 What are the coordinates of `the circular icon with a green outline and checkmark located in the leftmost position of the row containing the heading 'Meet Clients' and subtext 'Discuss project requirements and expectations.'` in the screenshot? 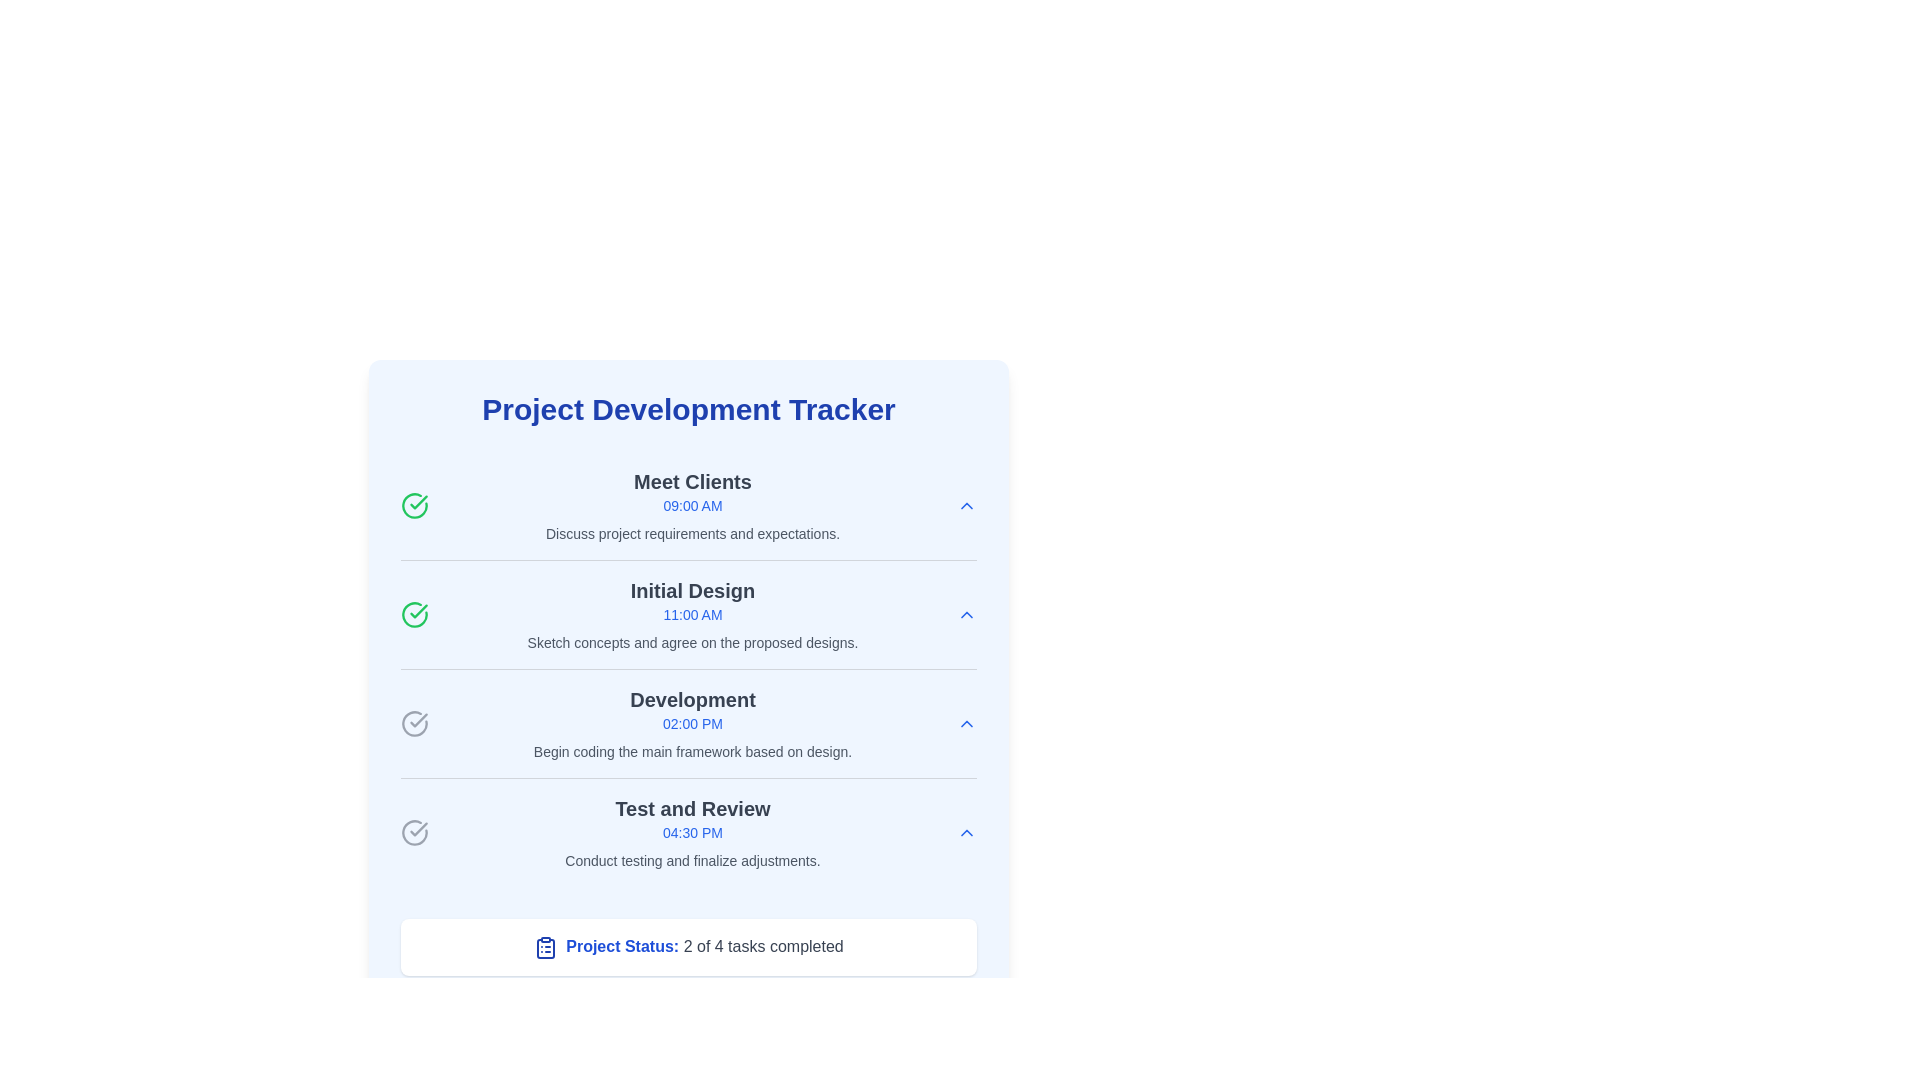 It's located at (413, 504).